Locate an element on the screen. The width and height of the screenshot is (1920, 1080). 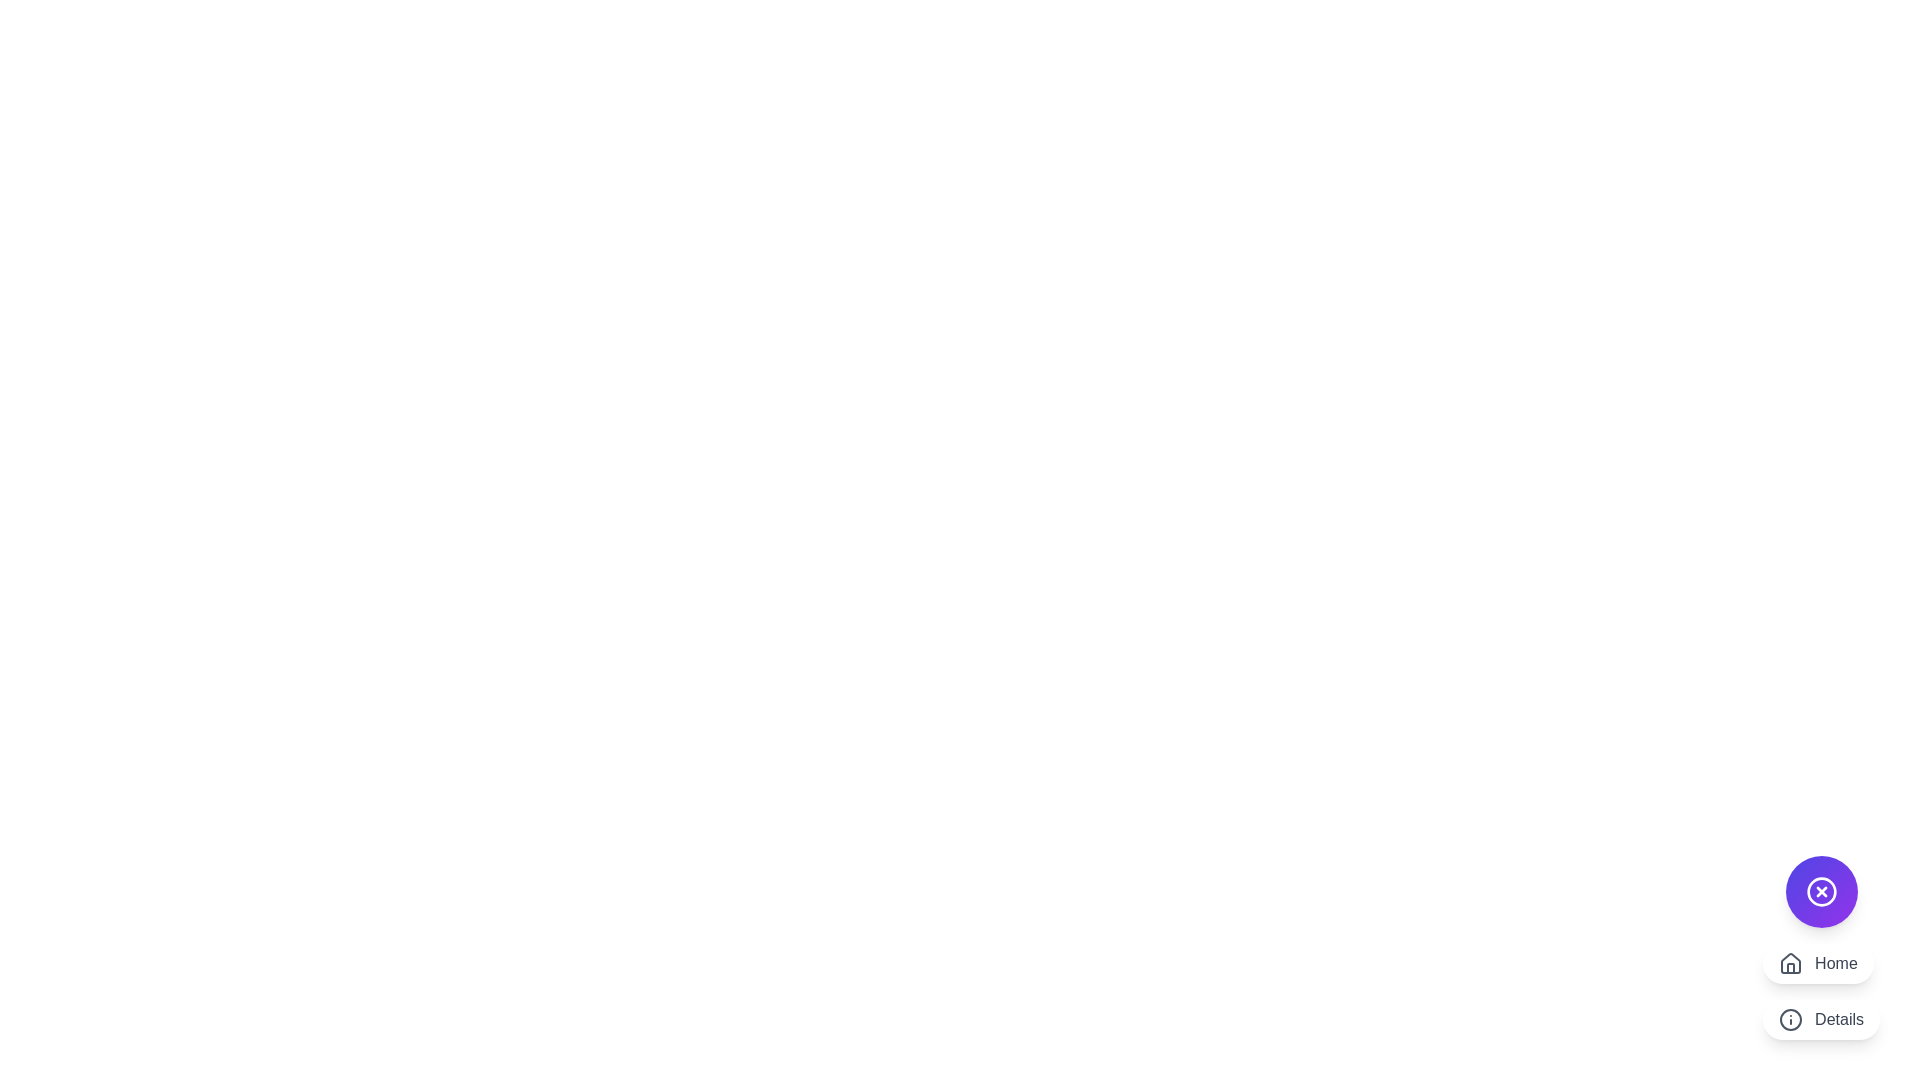
the circular button with a gradient color transition from indigo to purple, featuring a white circled 'X' icon, to interact via keyboard is located at coordinates (1821, 890).